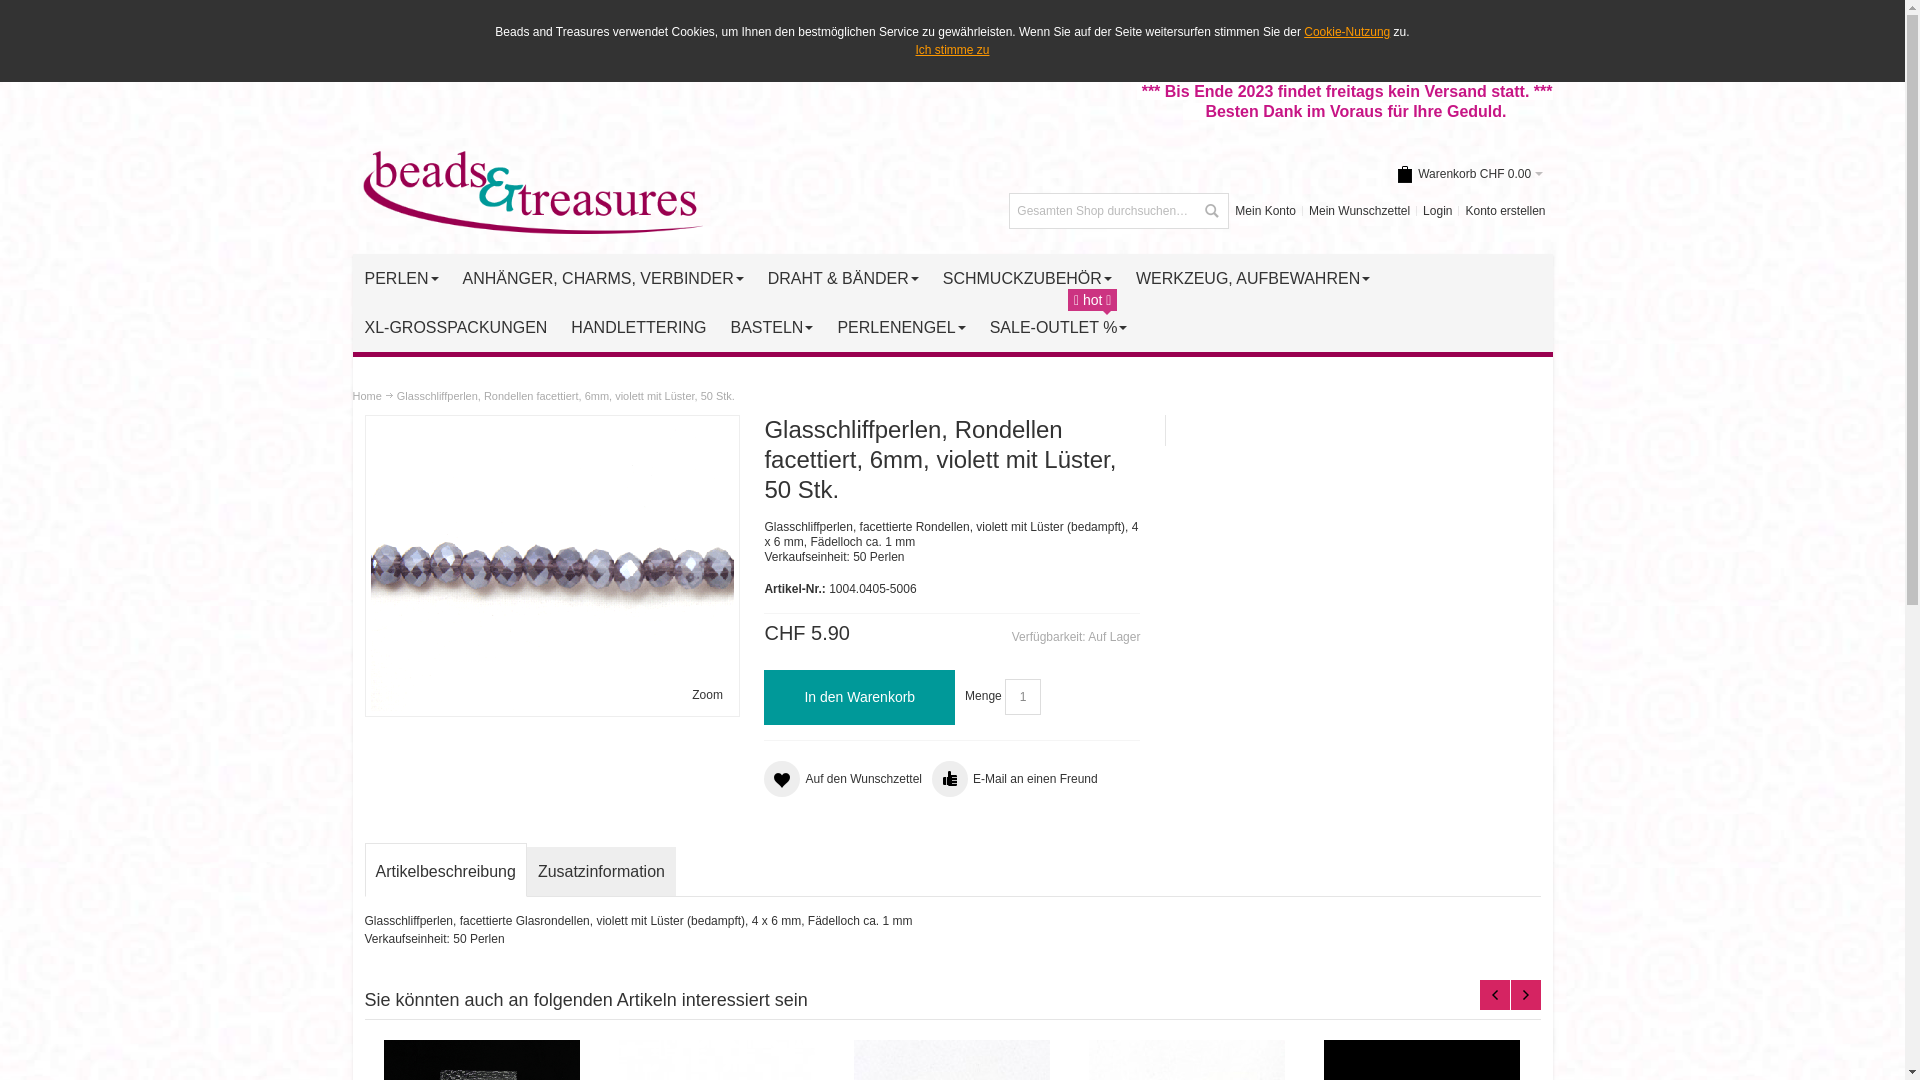 The height and width of the screenshot is (1080, 1920). What do you see at coordinates (900, 326) in the screenshot?
I see `'PERLENENGEL '` at bounding box center [900, 326].